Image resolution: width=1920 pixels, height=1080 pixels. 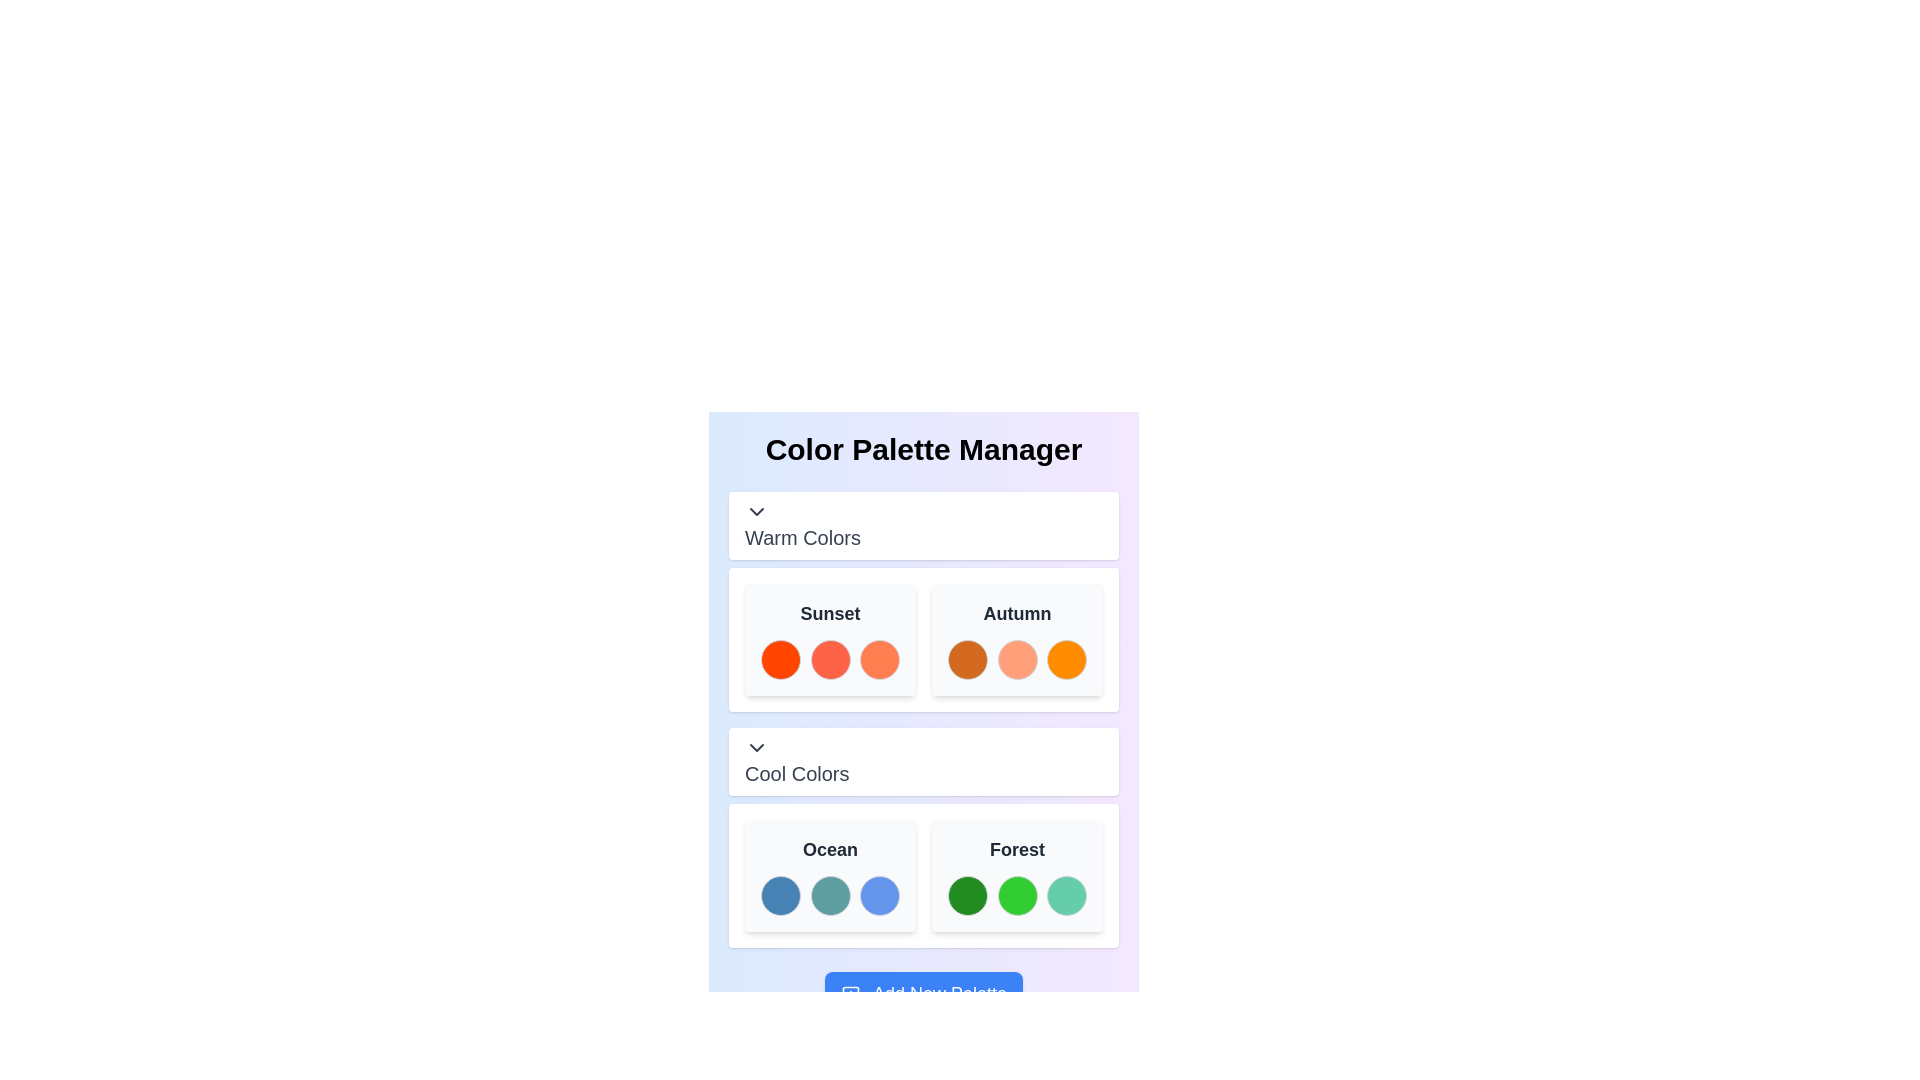 I want to click on the first color selector in the 'Warm Colors' section, so click(x=968, y=659).